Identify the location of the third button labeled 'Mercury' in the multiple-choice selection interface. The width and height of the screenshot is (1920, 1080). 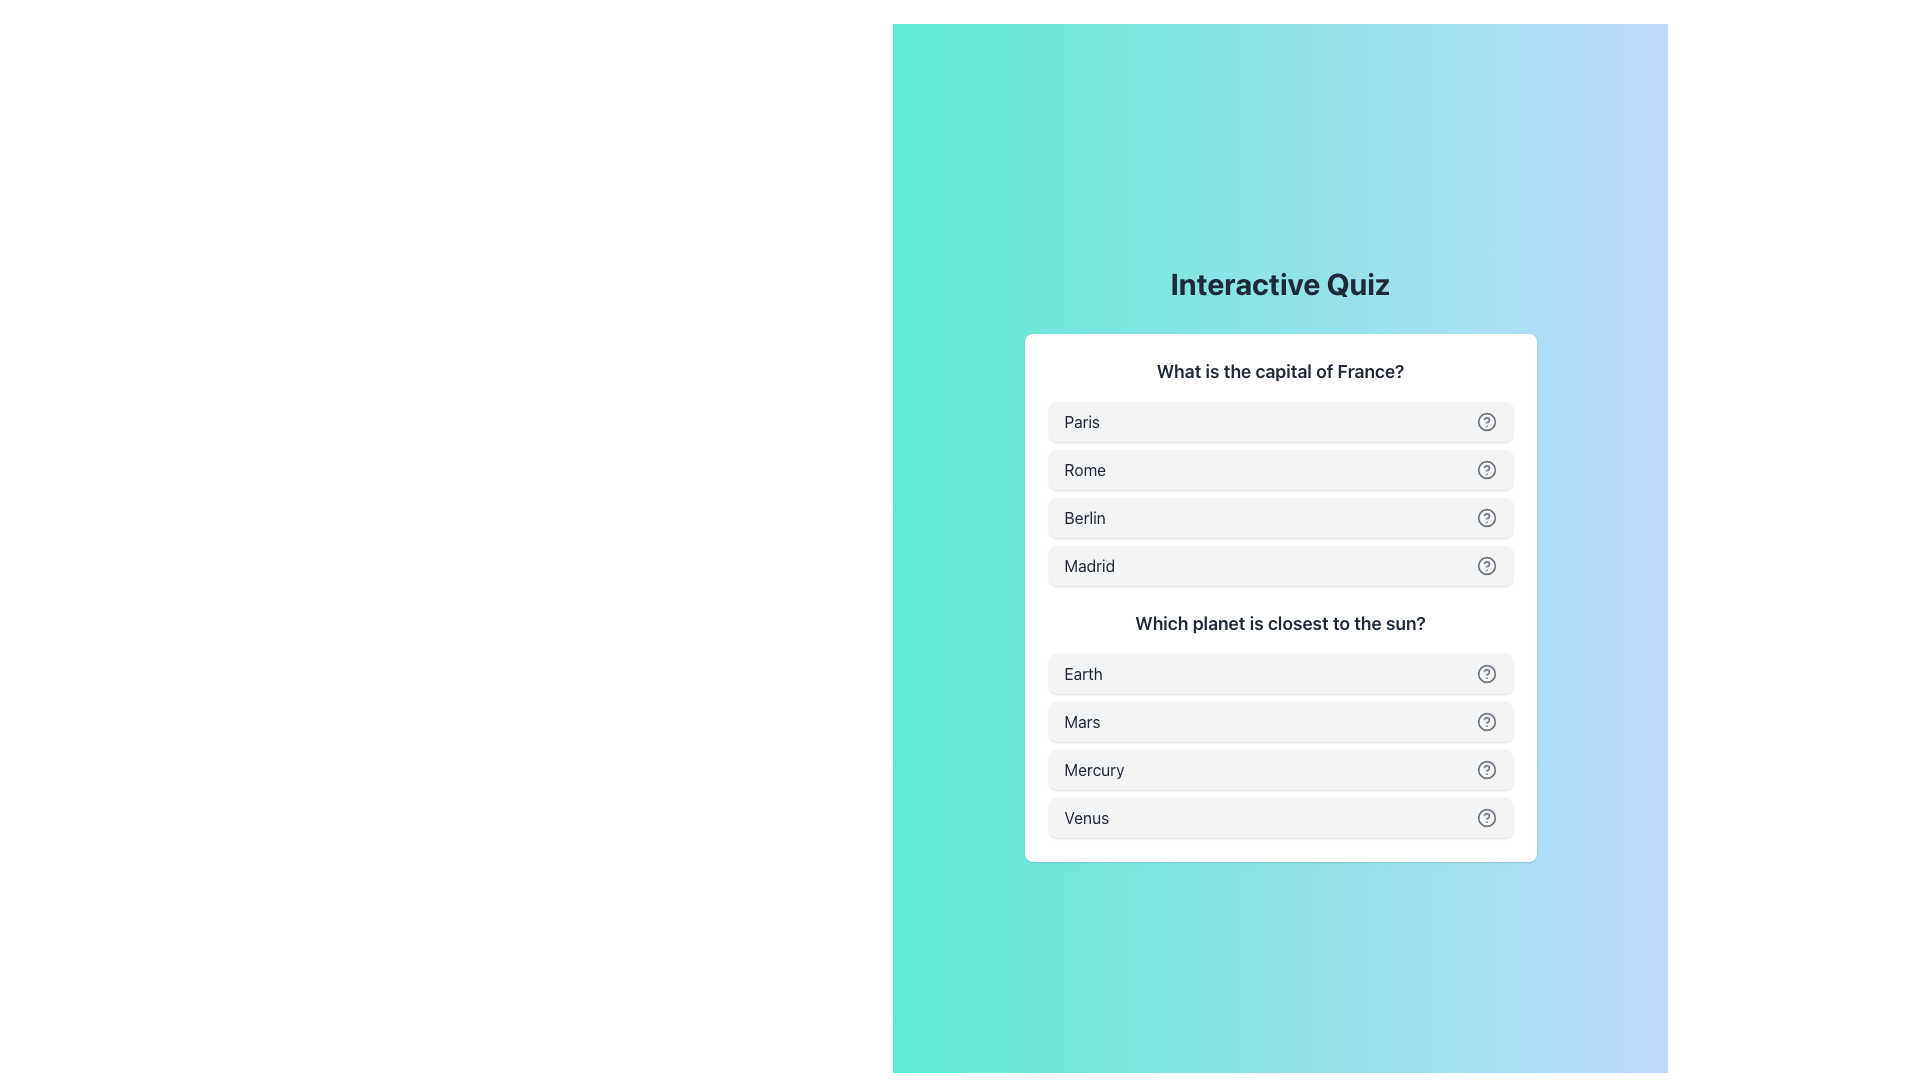
(1280, 769).